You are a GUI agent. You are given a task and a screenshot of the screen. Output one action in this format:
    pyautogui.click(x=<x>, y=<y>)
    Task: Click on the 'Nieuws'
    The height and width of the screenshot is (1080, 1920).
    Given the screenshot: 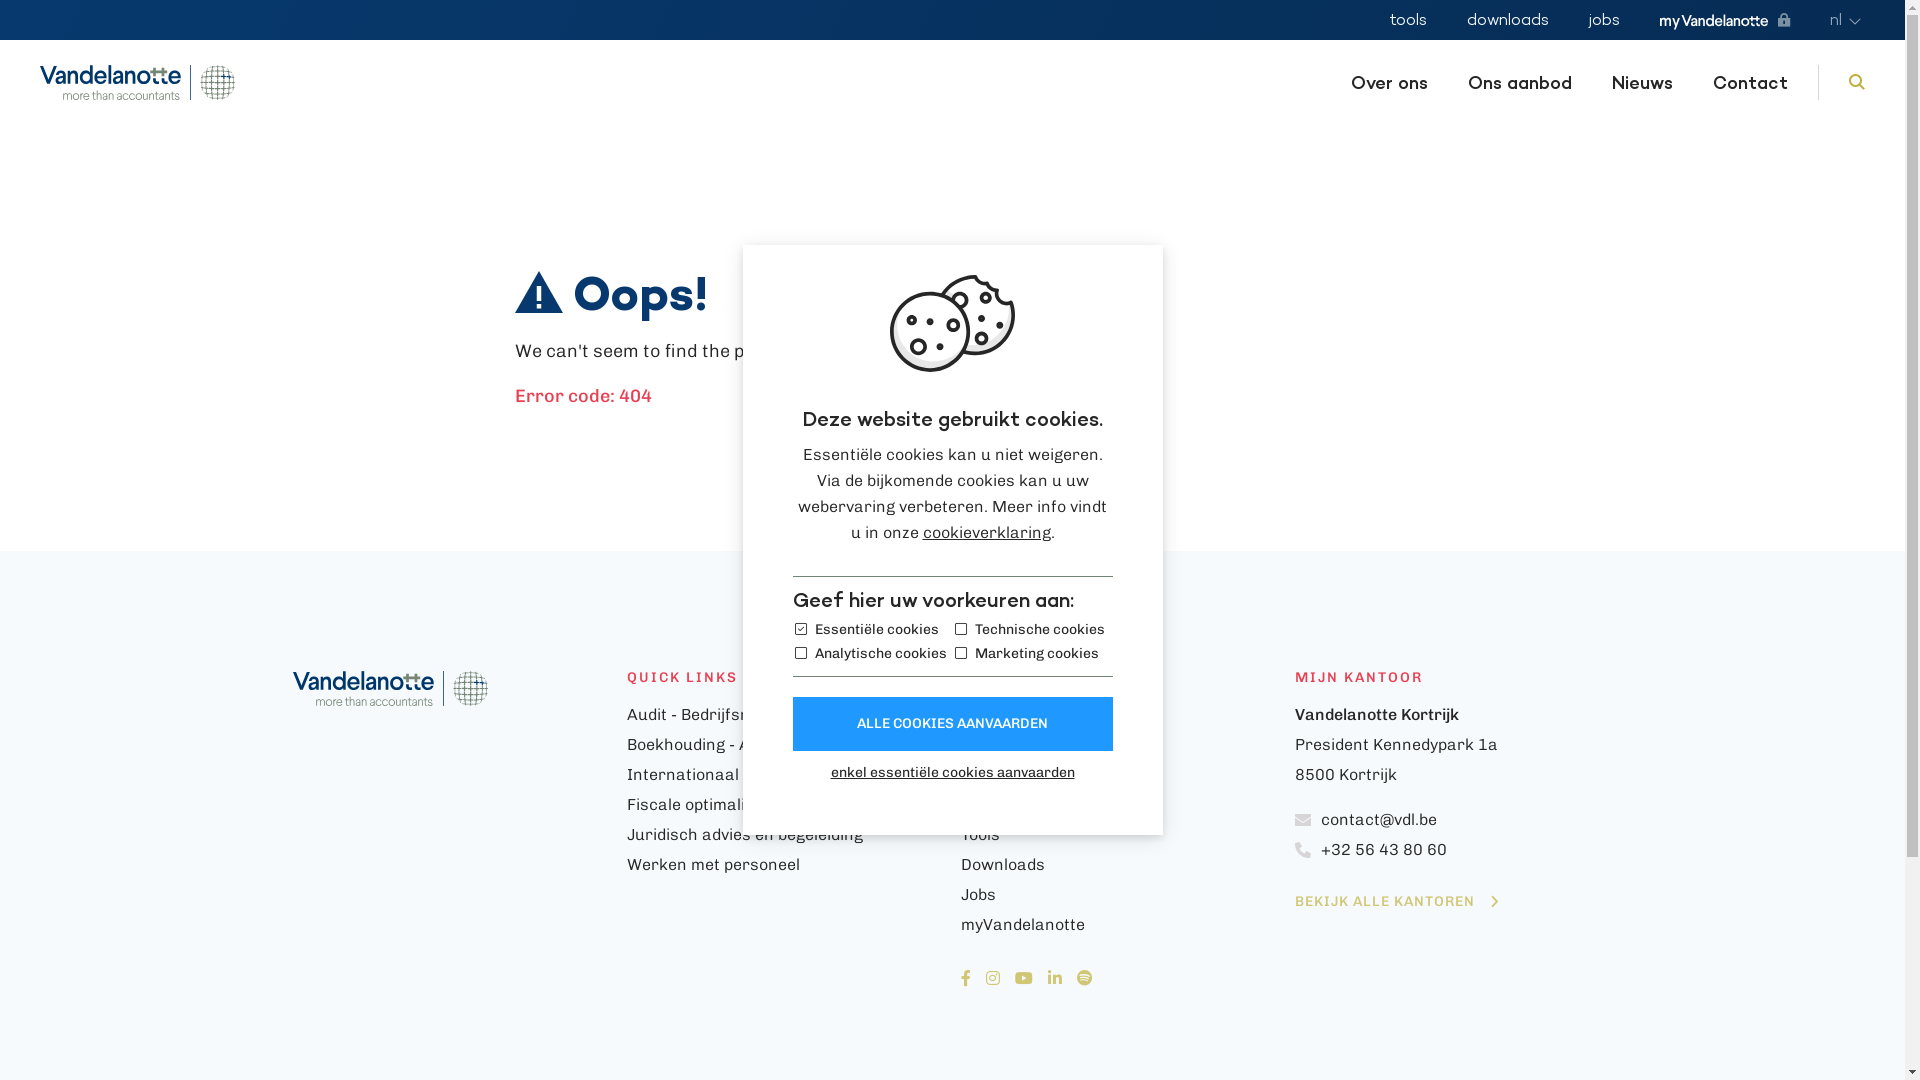 What is the action you would take?
    pyautogui.click(x=1642, y=80)
    